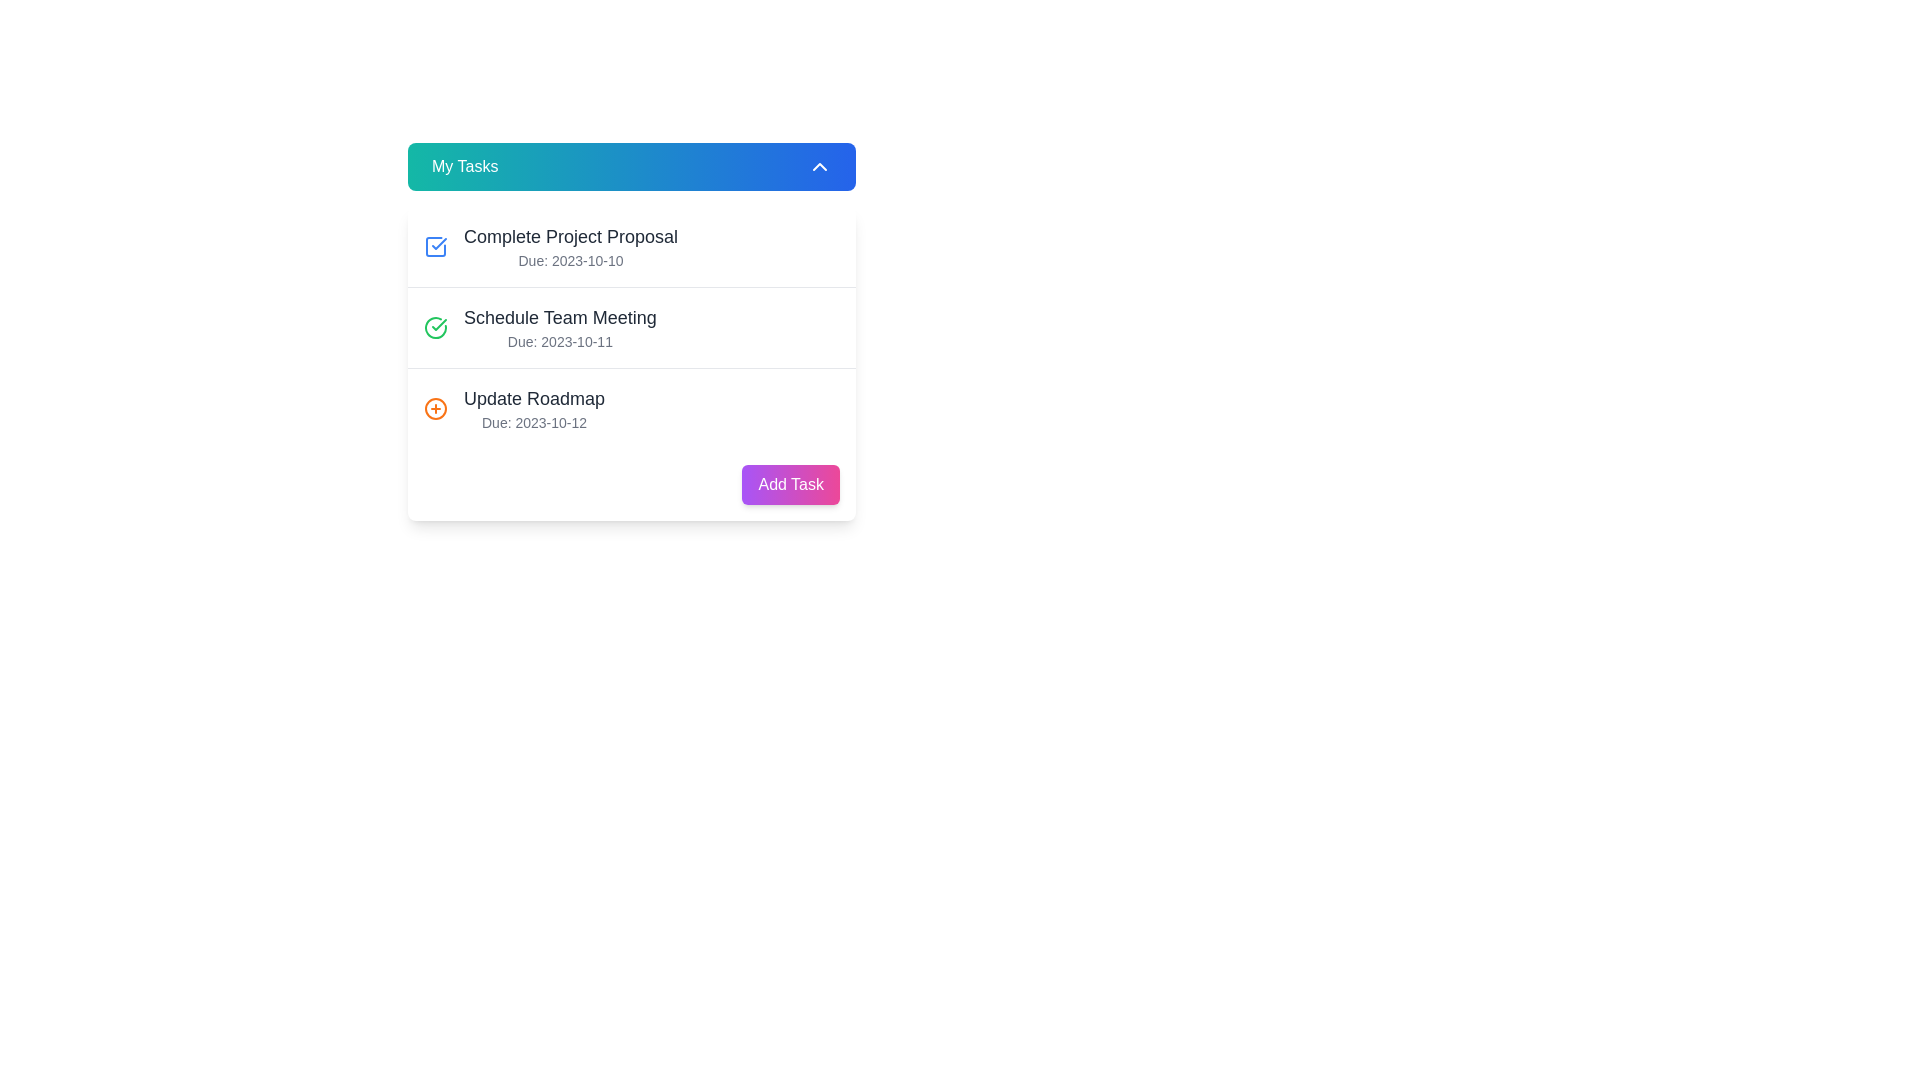  I want to click on the text label displaying 'Update Roadmap', which is styled with a large font size and dark gray color, positioned above the due date information as the third task in the list, so click(534, 398).